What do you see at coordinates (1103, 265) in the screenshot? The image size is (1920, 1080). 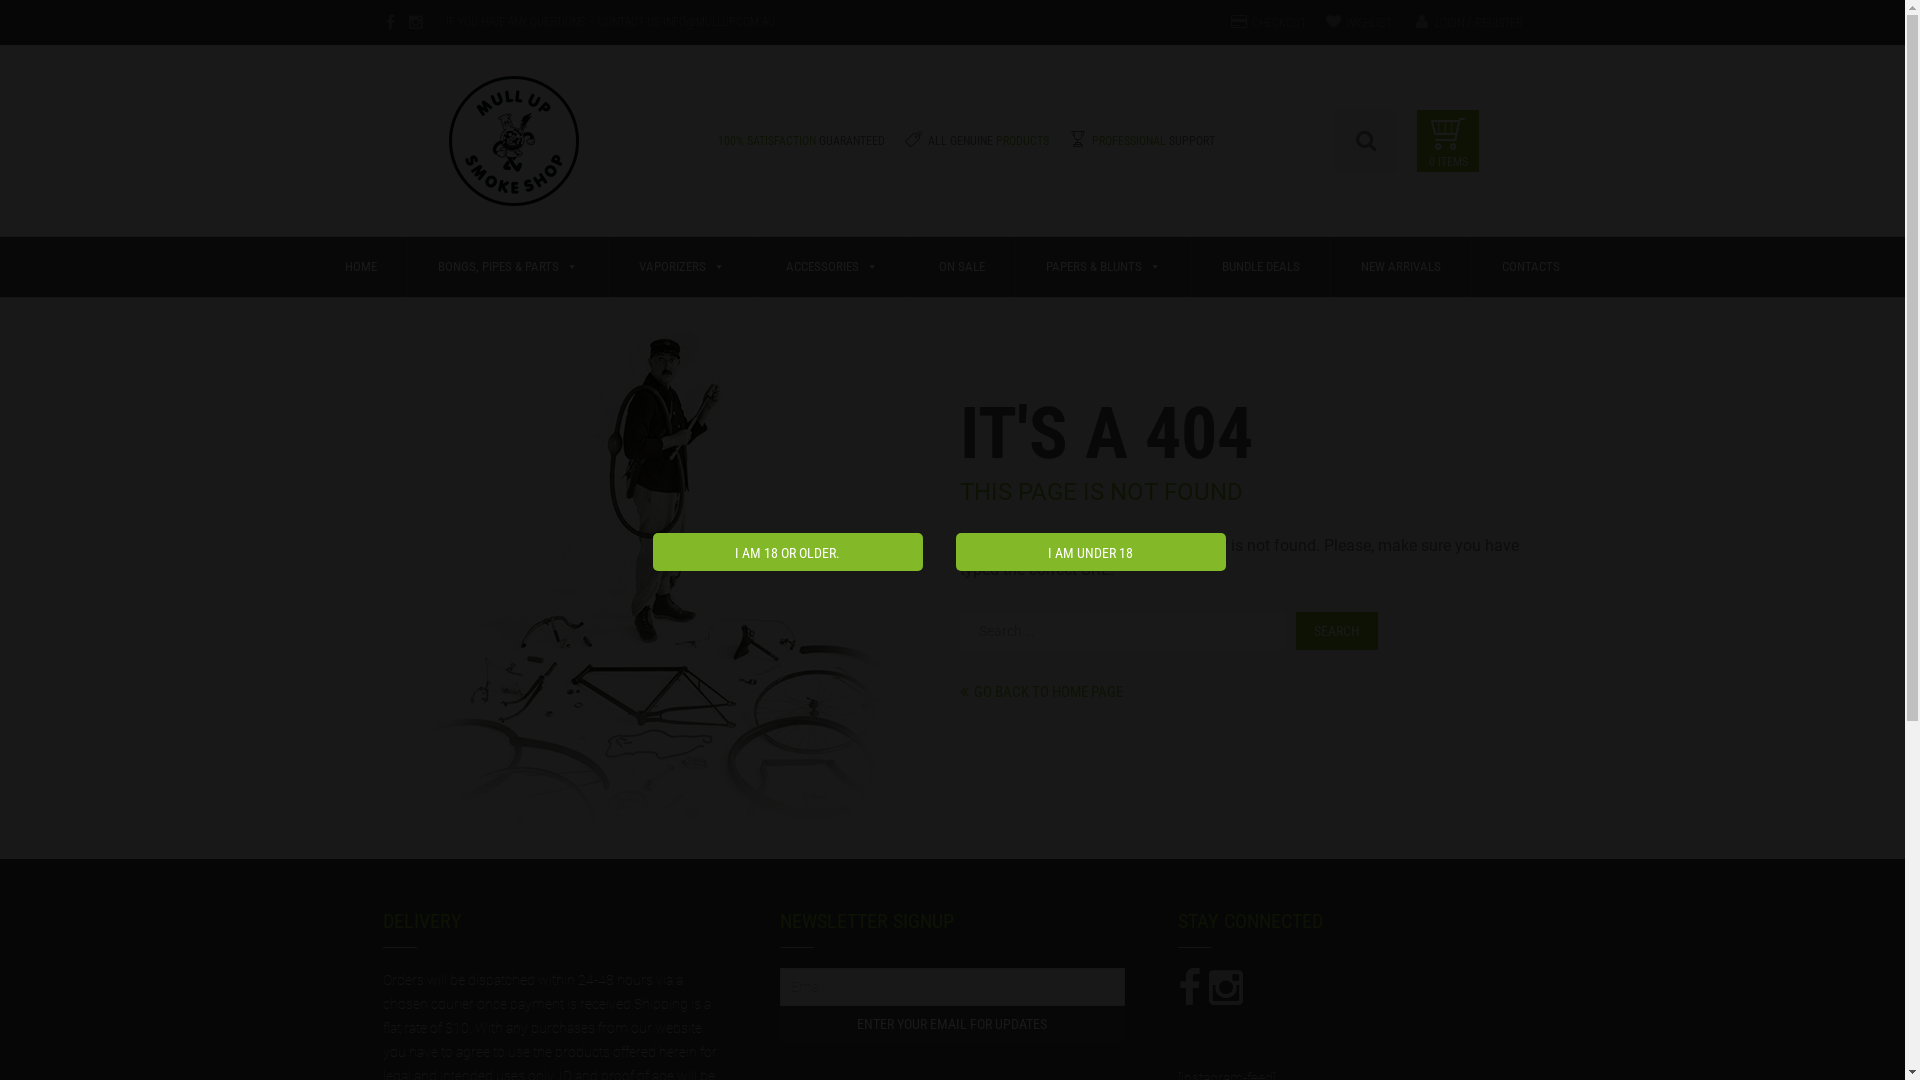 I see `'PAPERS & BLUNTS'` at bounding box center [1103, 265].